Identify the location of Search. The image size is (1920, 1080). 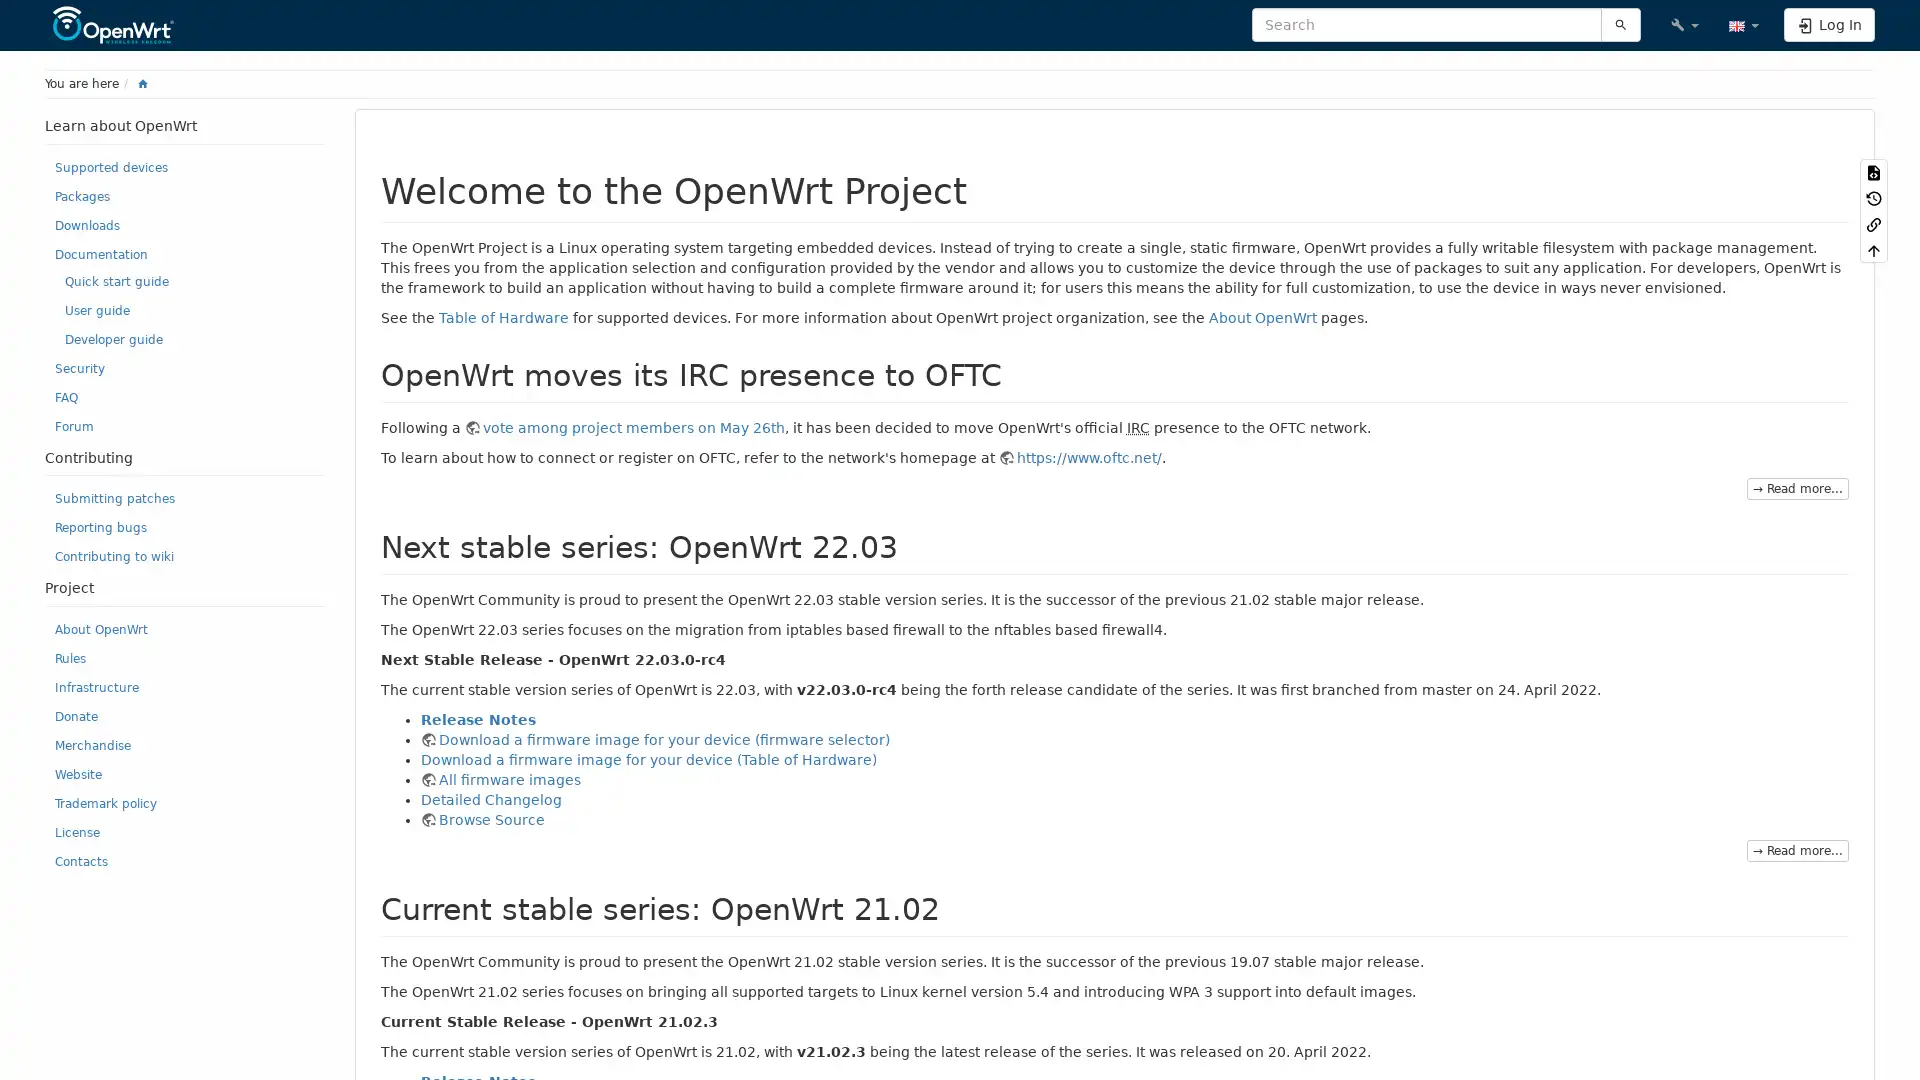
(1620, 24).